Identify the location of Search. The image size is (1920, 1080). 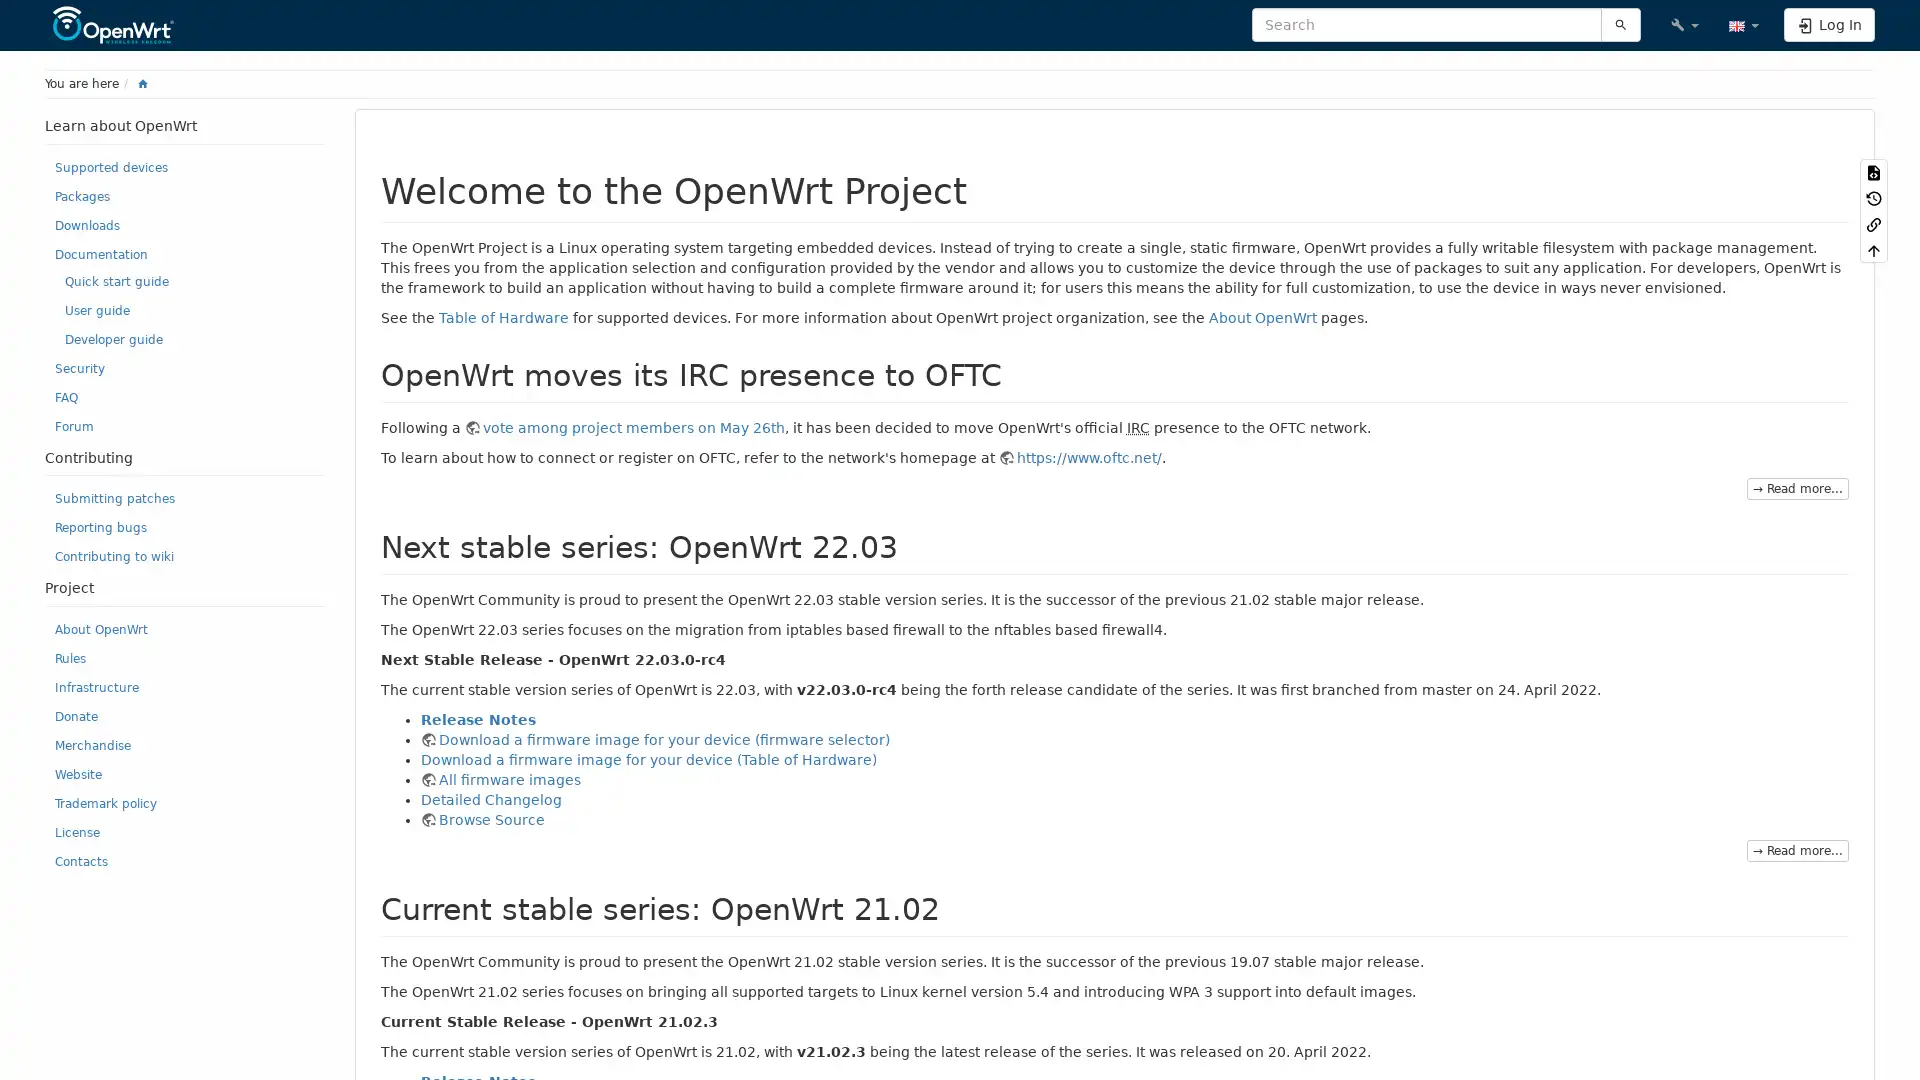
(1620, 24).